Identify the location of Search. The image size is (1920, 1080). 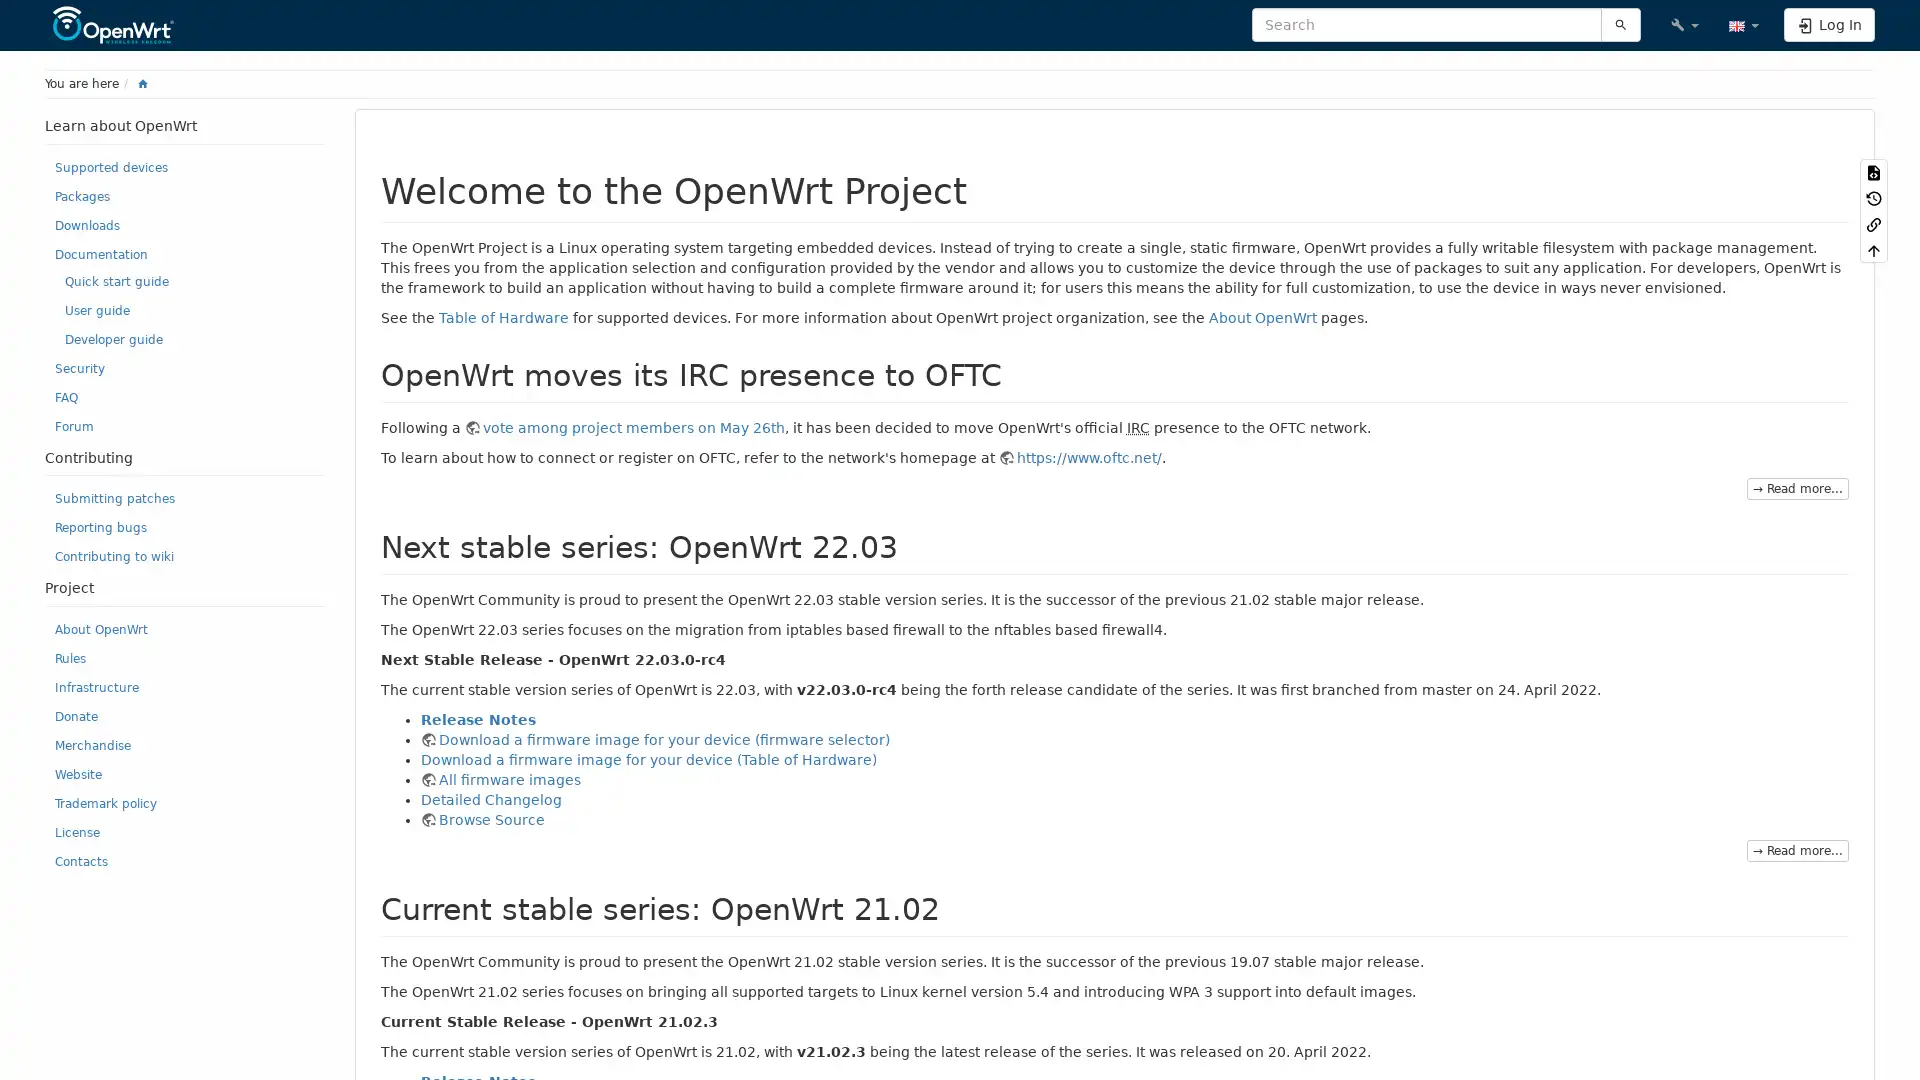
(1620, 24).